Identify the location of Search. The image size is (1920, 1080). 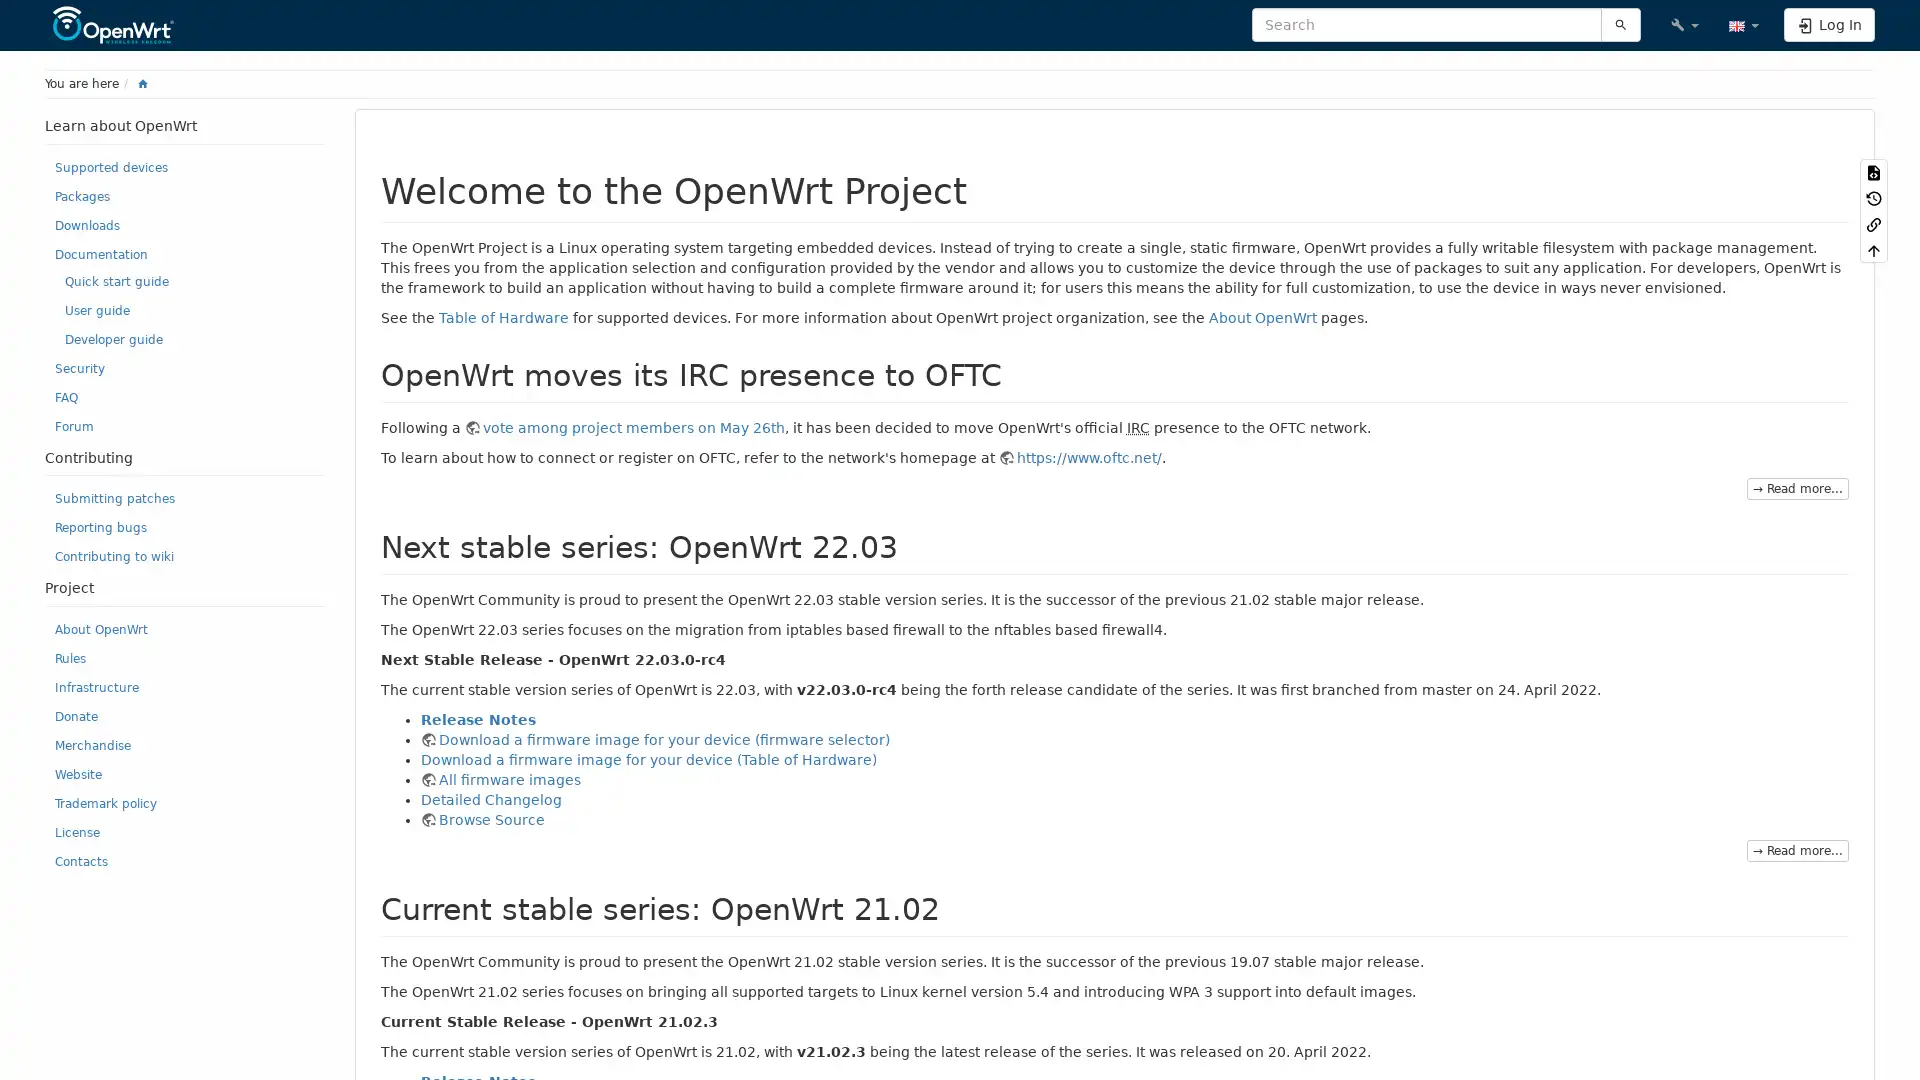
(1620, 24).